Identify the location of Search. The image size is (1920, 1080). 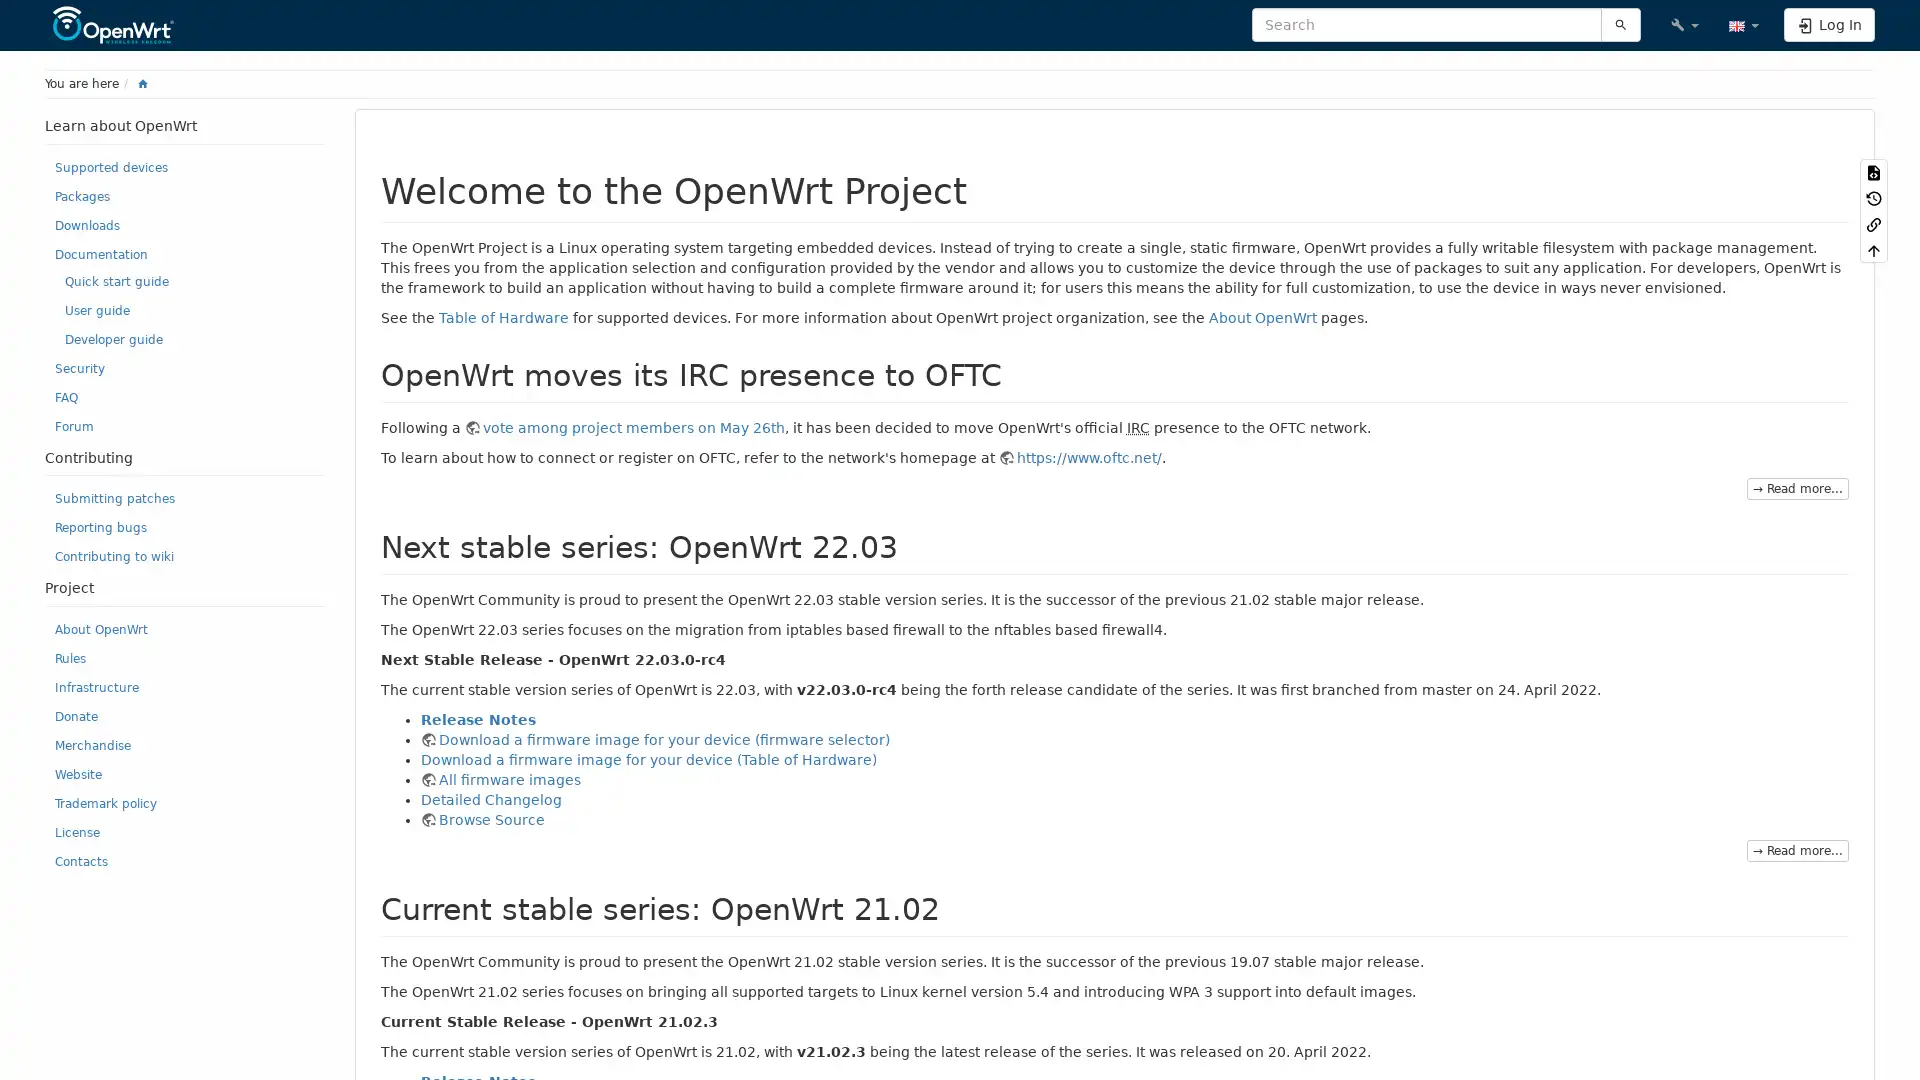
(1620, 24).